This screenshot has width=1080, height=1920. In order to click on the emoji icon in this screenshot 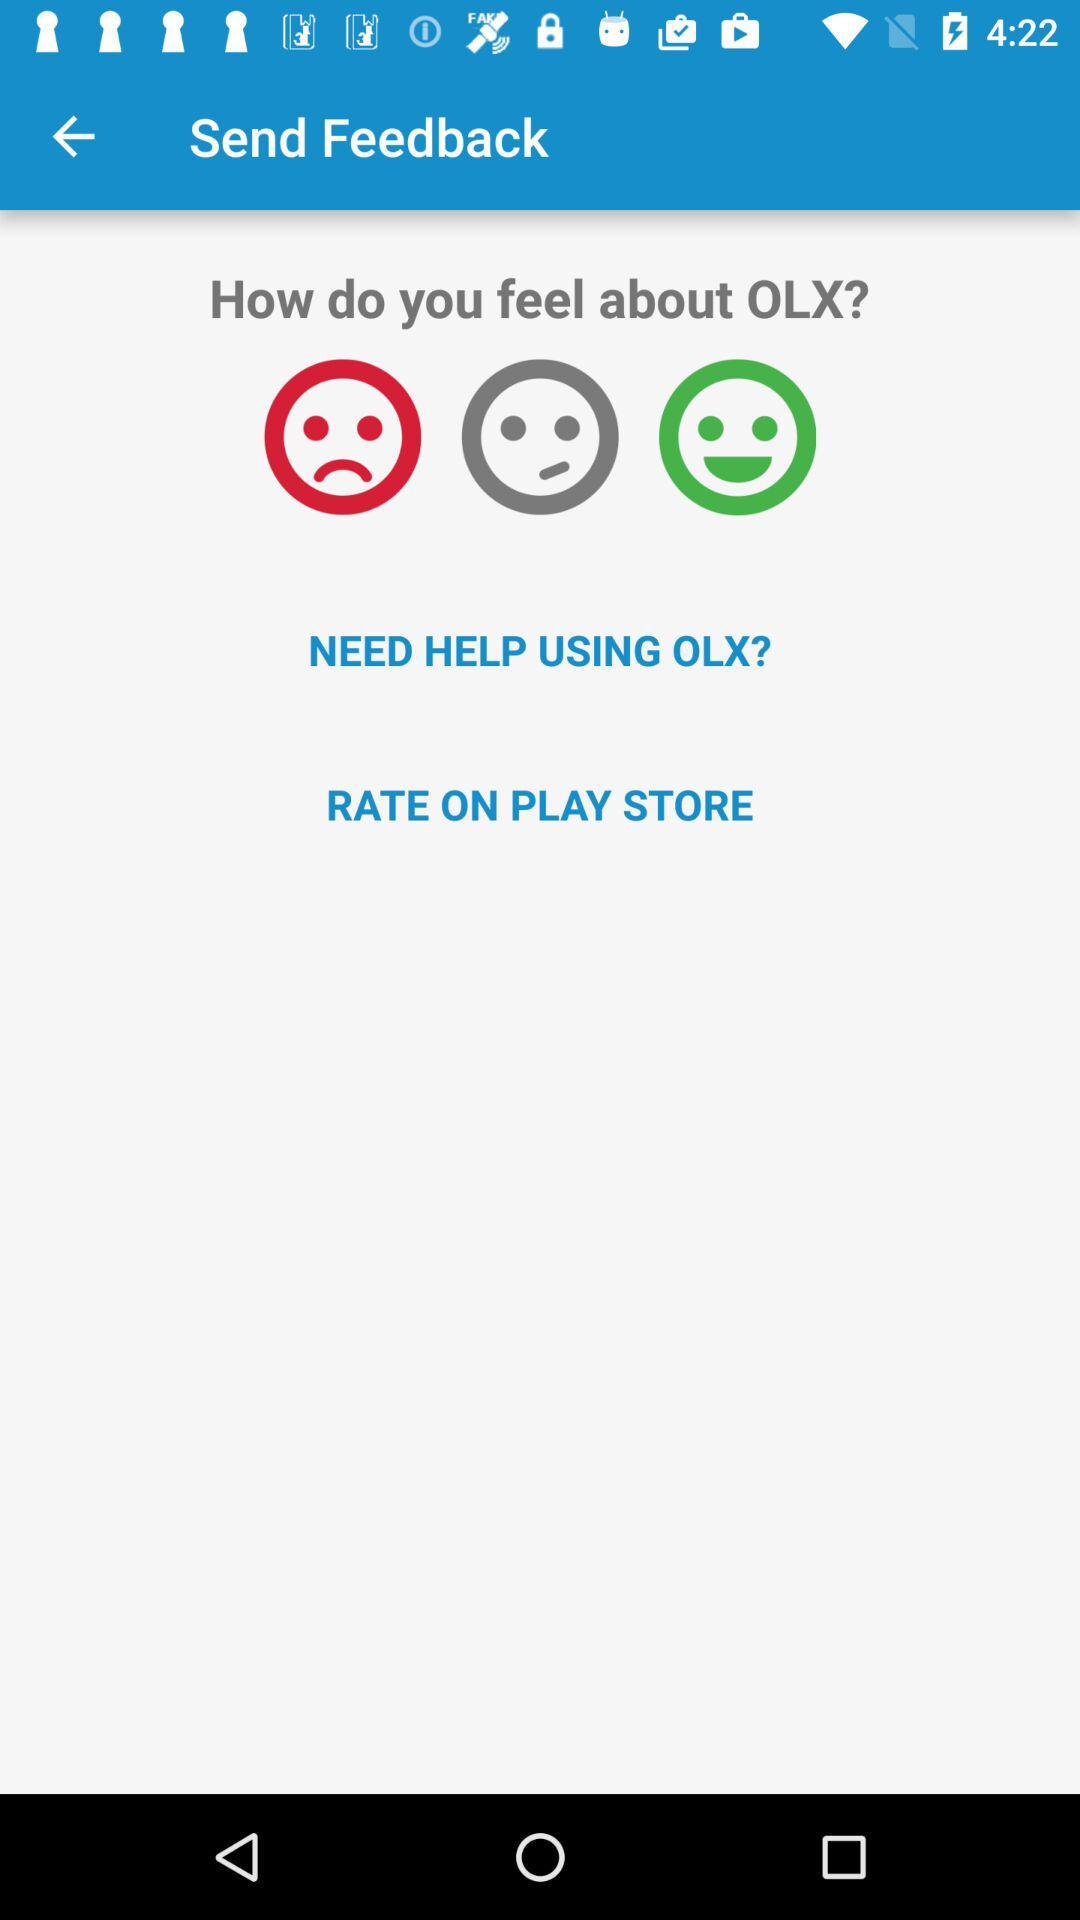, I will do `click(737, 436)`.